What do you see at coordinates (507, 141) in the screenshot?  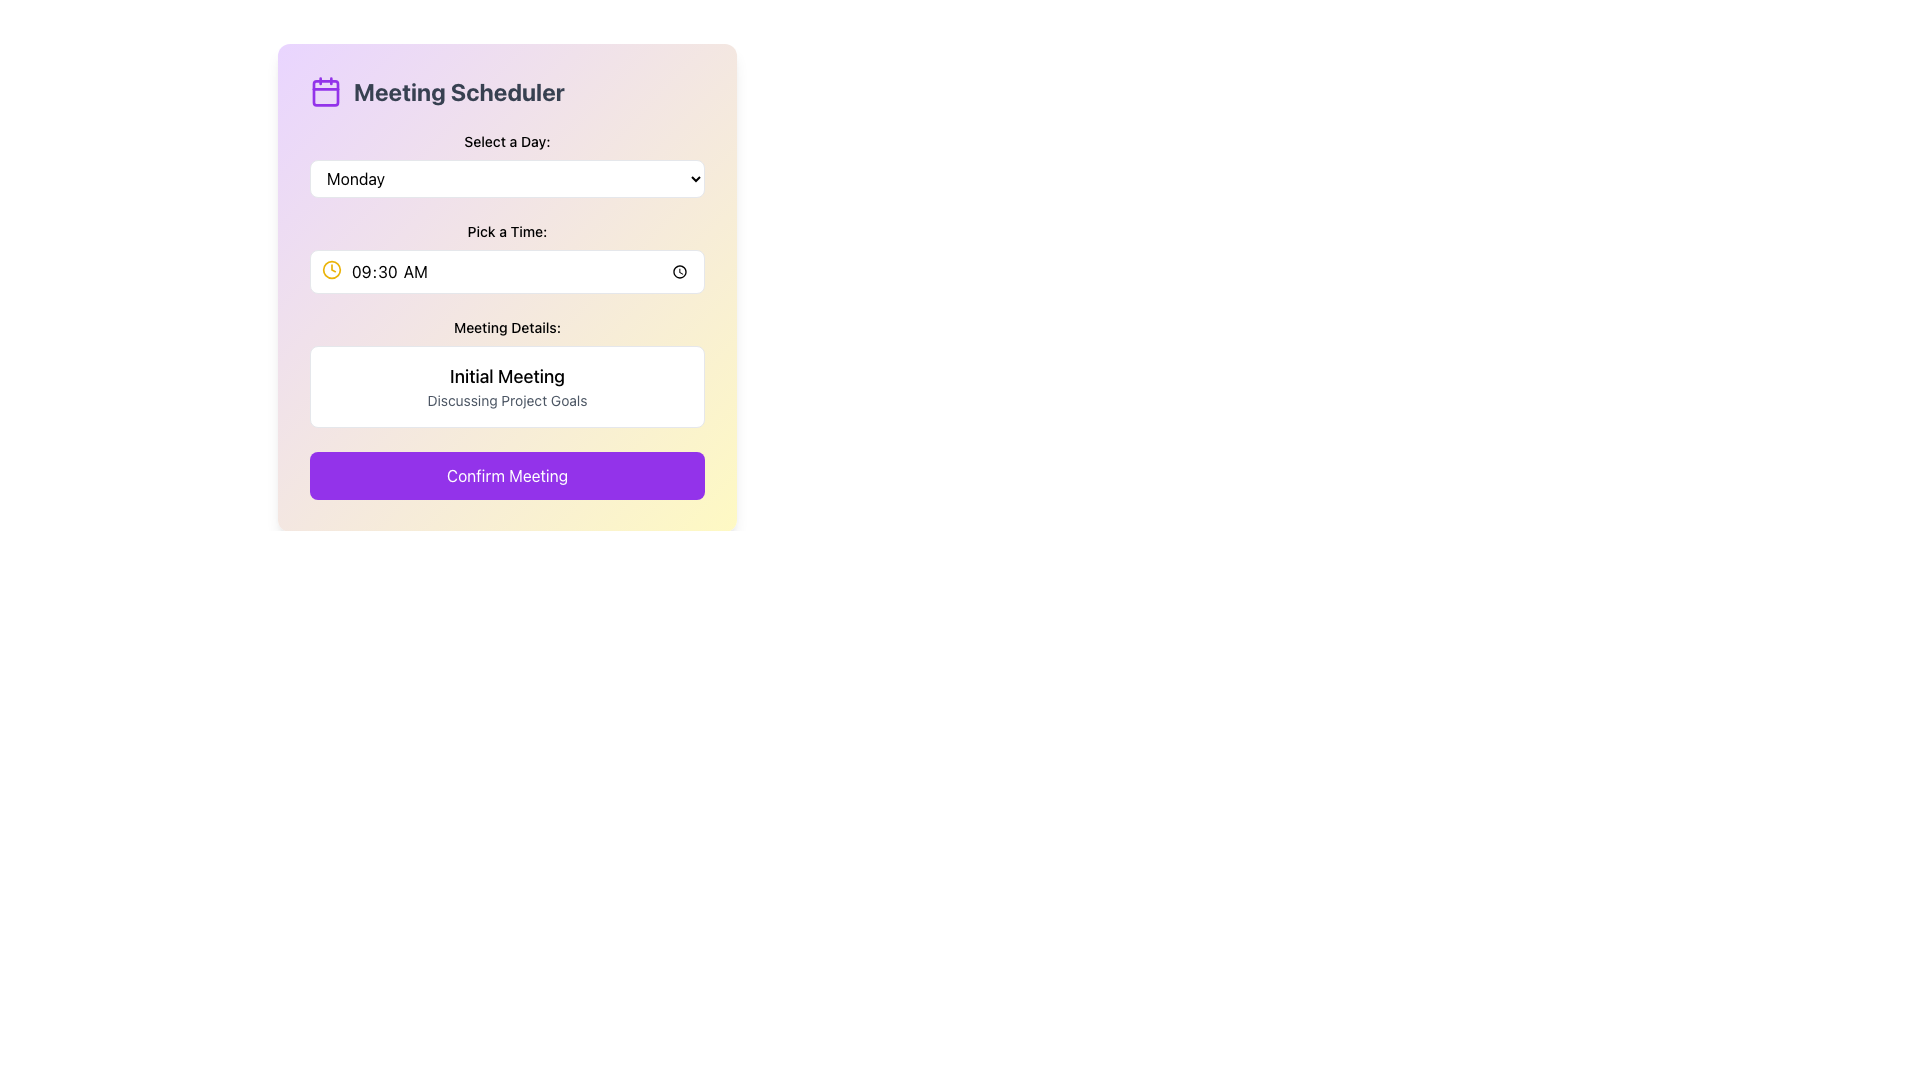 I see `the text label that introduces the dropdown input field for selecting a day, located beneath the title 'Meeting Scheduler' and above the 'Monday' dropdown` at bounding box center [507, 141].